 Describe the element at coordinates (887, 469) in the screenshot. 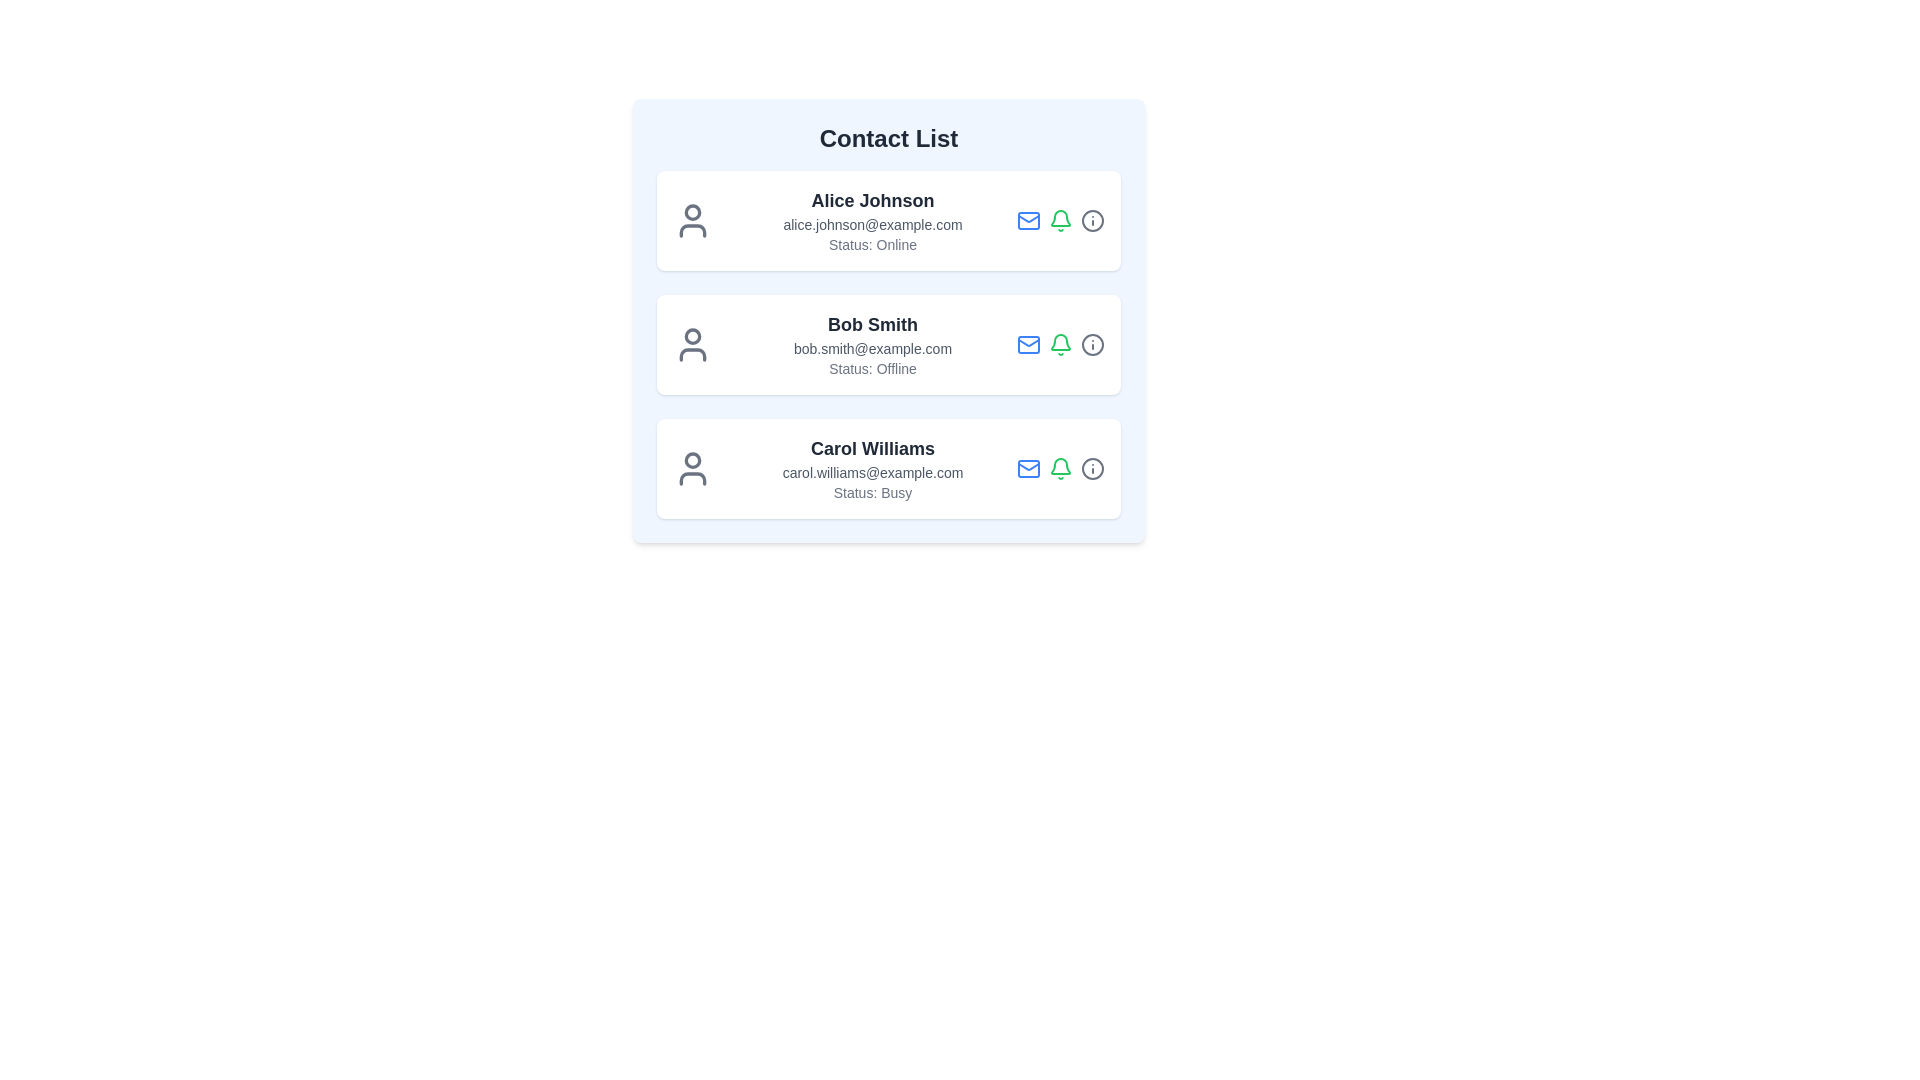

I see `the contact details of Carol Williams` at that location.